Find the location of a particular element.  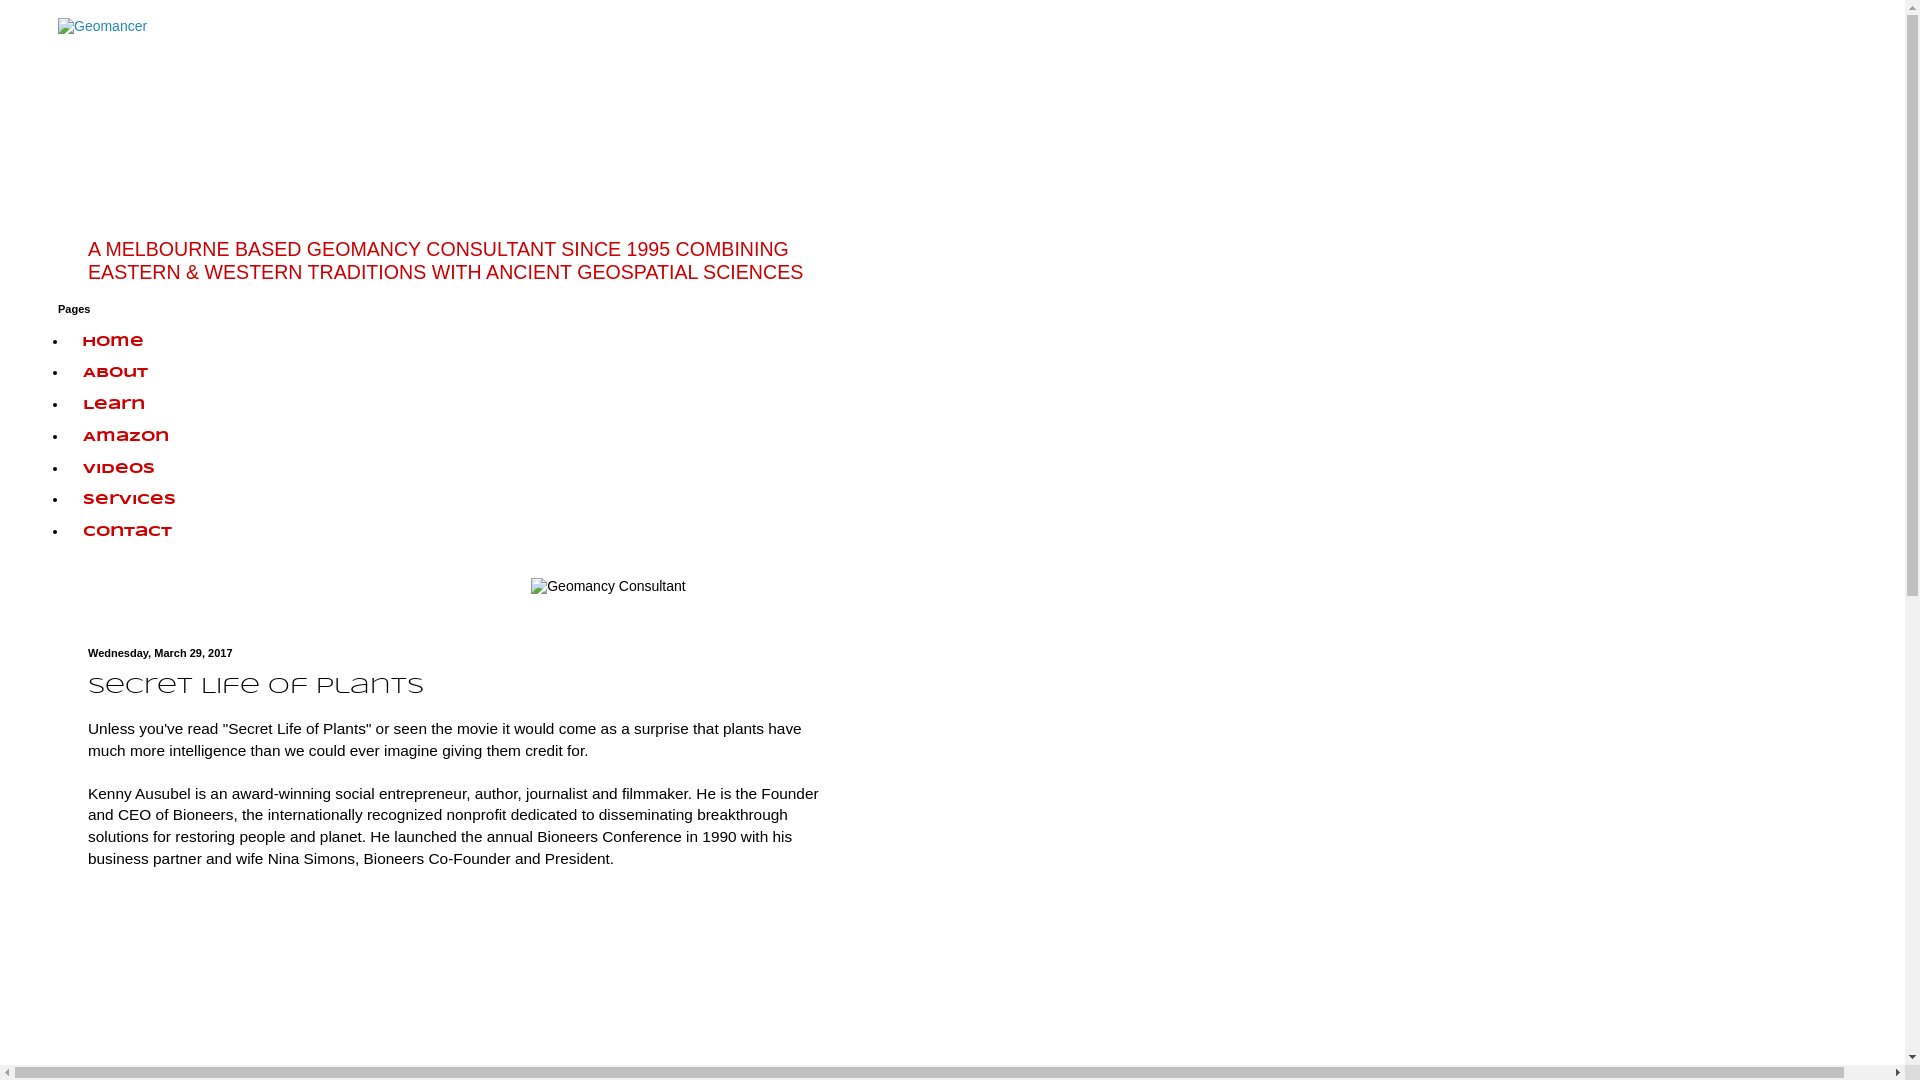

'Contact' is located at coordinates (126, 531).